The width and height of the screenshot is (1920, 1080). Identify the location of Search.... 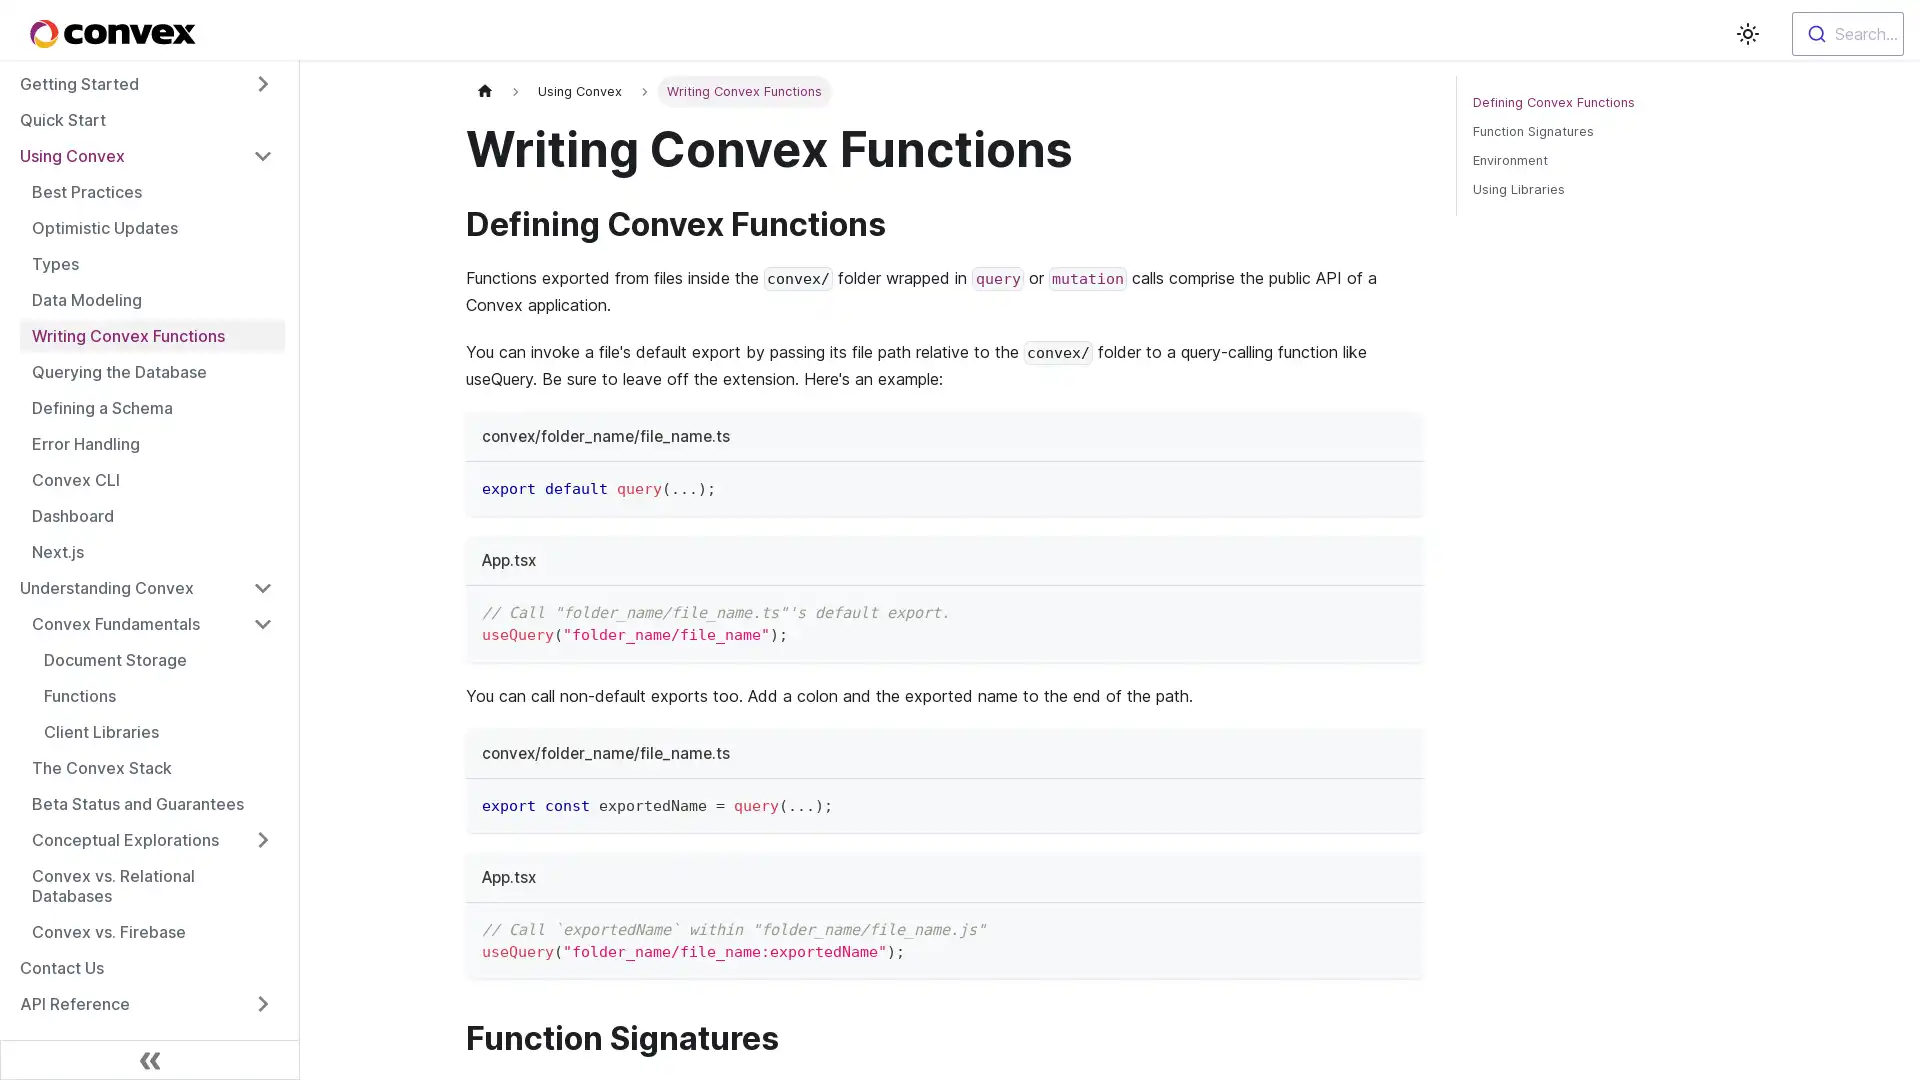
(1847, 34).